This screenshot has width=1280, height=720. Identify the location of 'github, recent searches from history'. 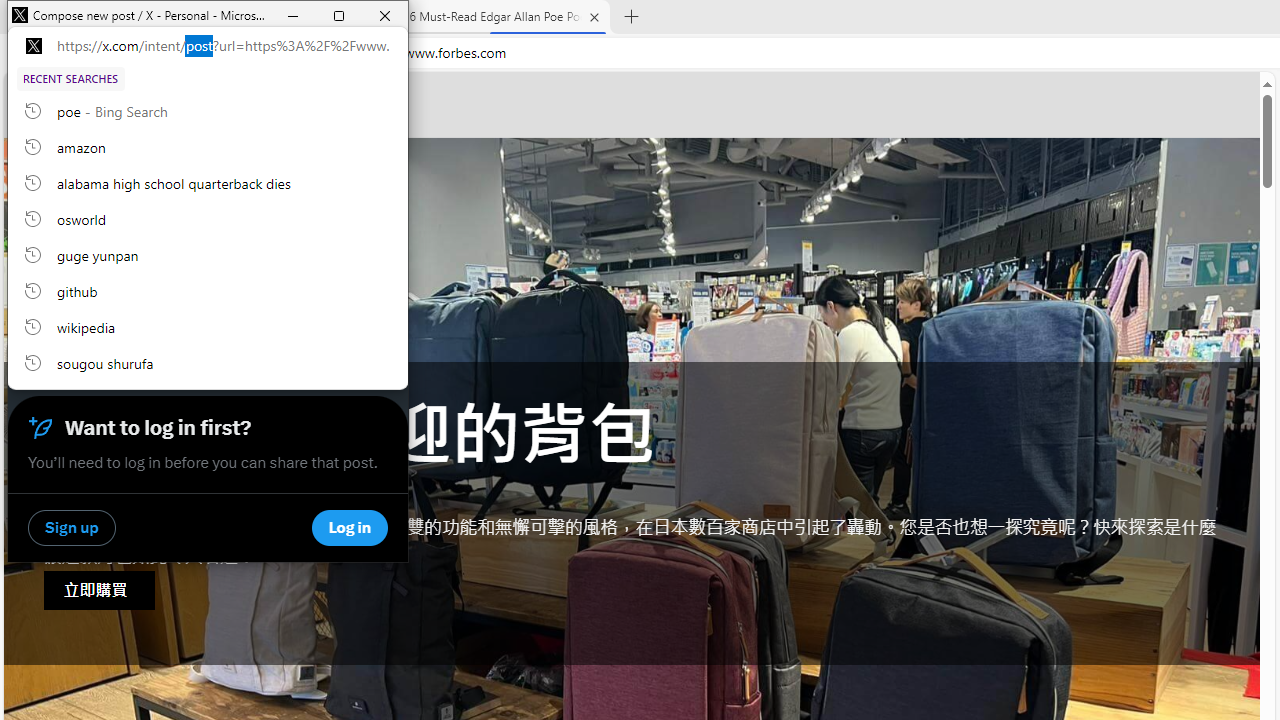
(208, 290).